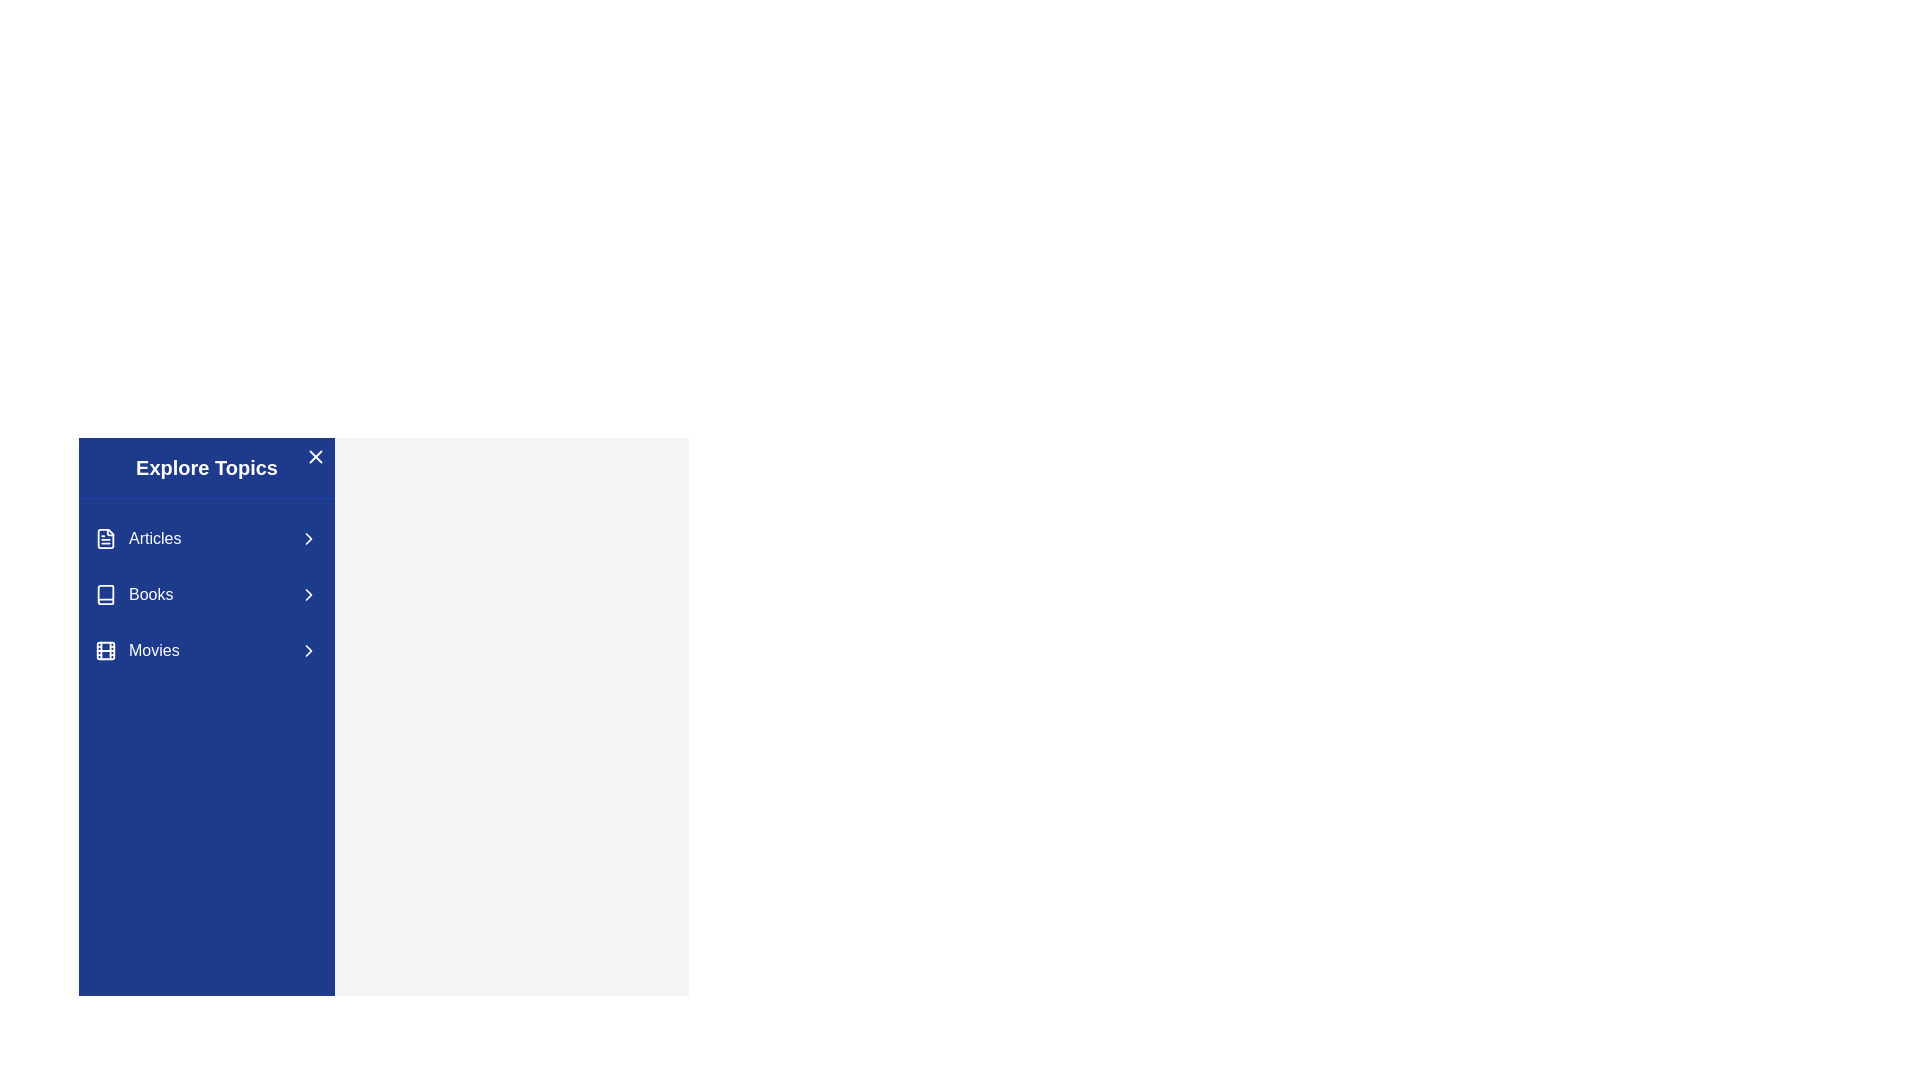 This screenshot has height=1080, width=1920. Describe the element at coordinates (307, 651) in the screenshot. I see `the small rightward-pointing arrow icon located to the right of the 'Movies' option in the sidebar navigation menu to focus on it` at that location.